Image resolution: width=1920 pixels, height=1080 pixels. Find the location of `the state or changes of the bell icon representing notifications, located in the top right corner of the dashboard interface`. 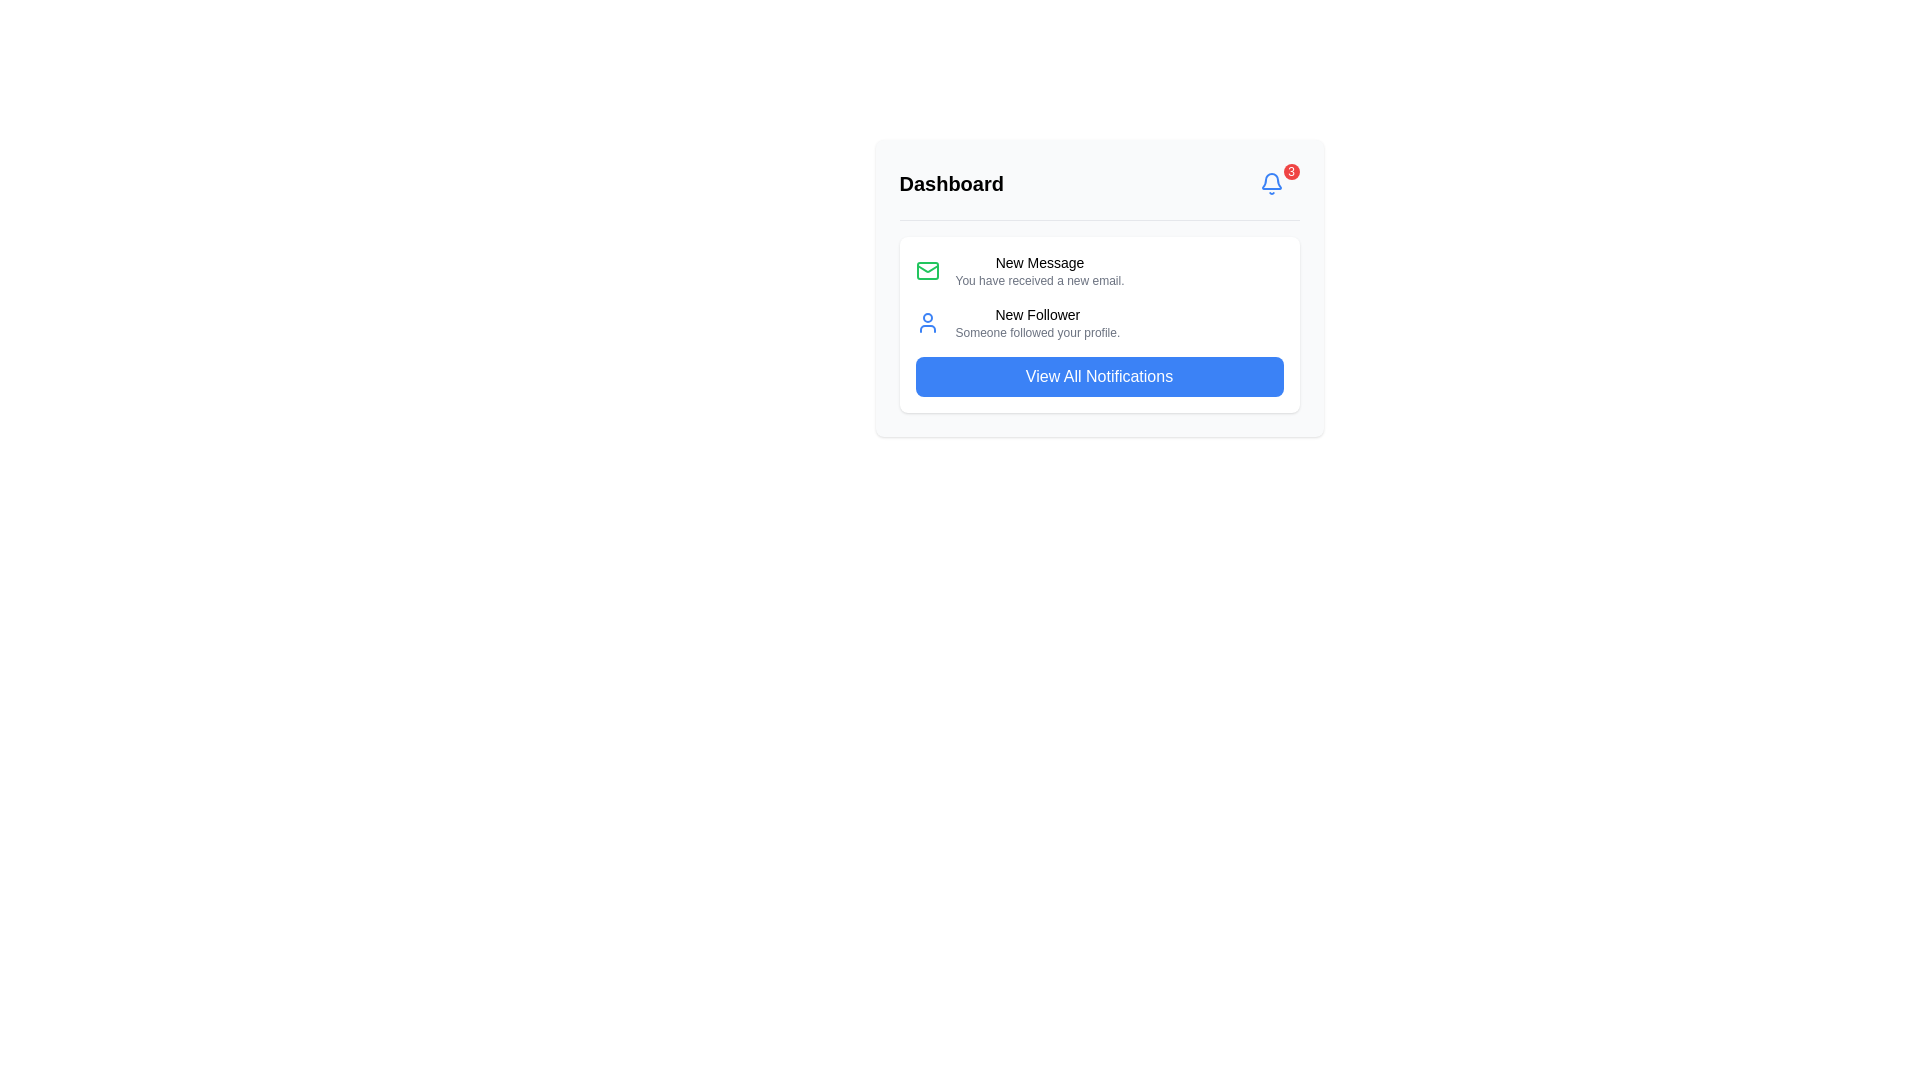

the state or changes of the bell icon representing notifications, located in the top right corner of the dashboard interface is located at coordinates (1270, 181).